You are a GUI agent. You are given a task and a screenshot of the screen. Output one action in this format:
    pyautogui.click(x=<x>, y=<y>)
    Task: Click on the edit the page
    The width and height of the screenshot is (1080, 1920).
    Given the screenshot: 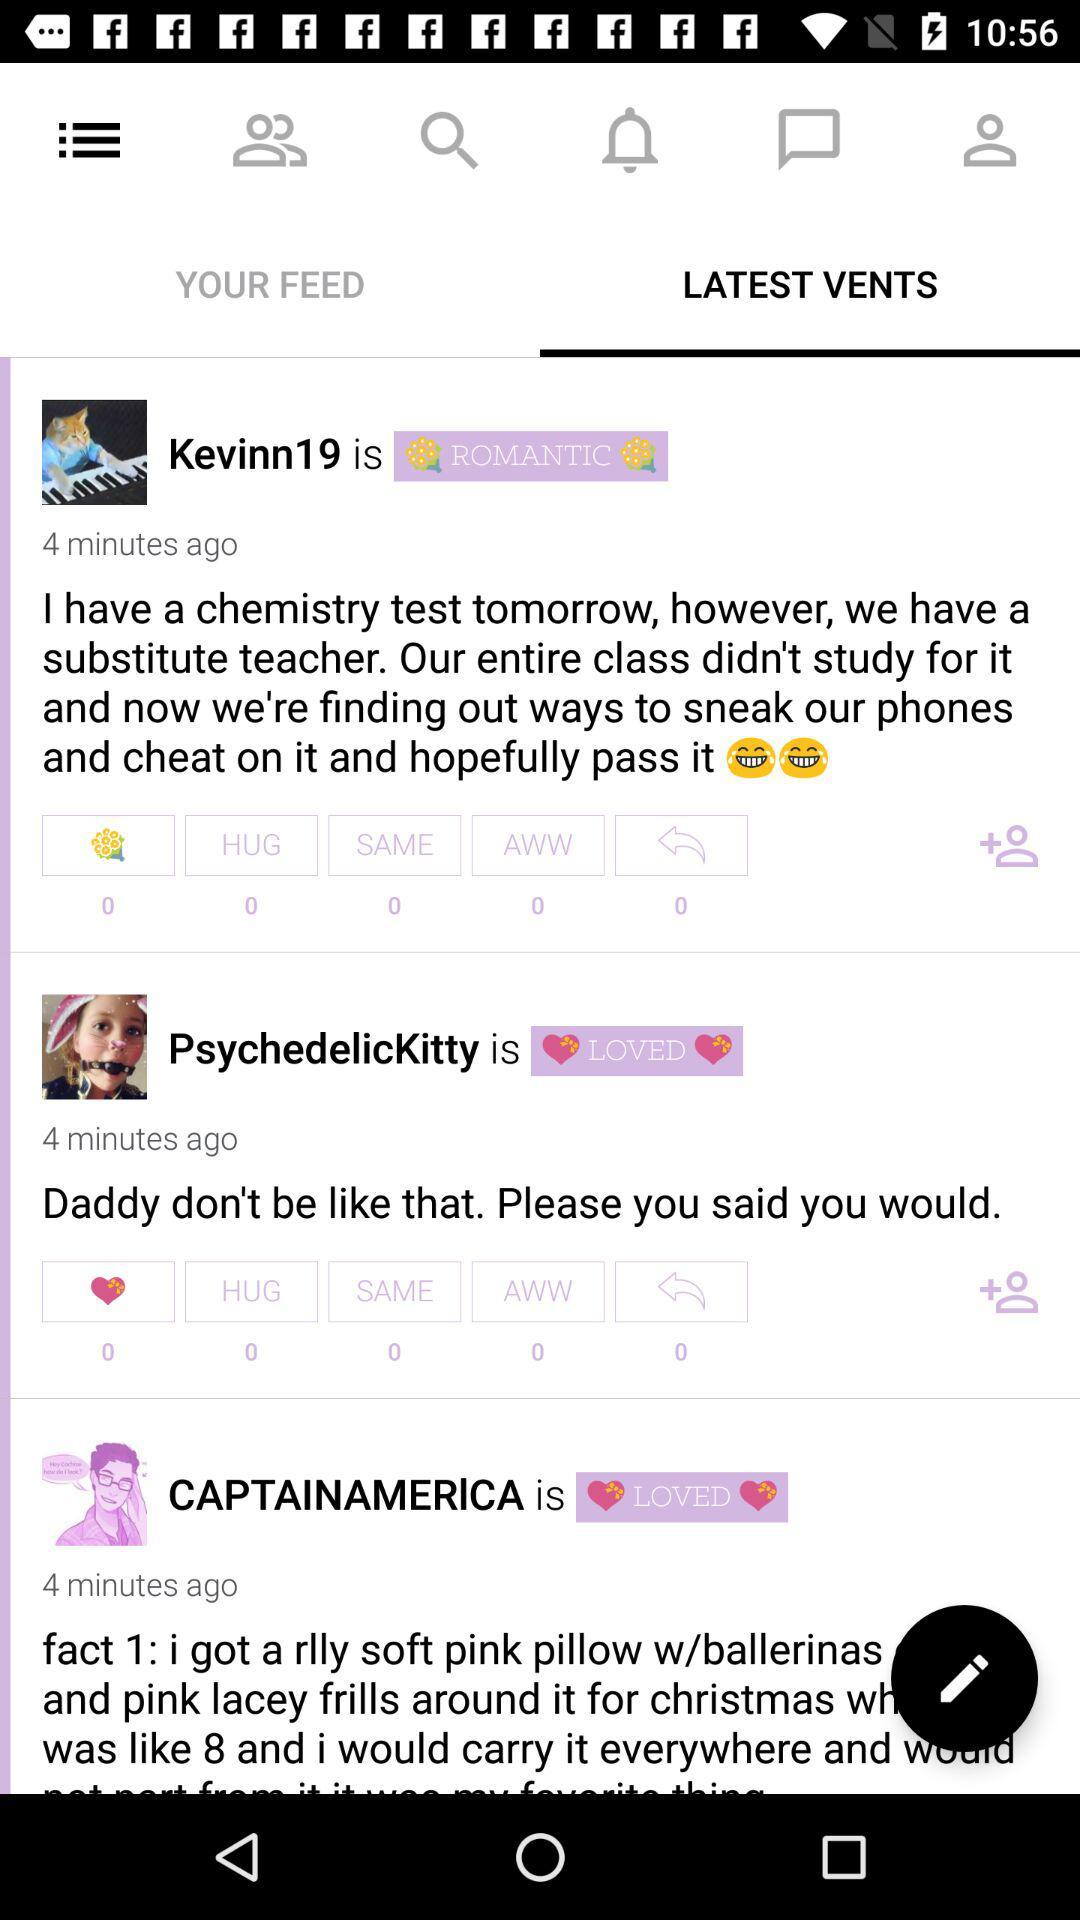 What is the action you would take?
    pyautogui.click(x=963, y=1678)
    